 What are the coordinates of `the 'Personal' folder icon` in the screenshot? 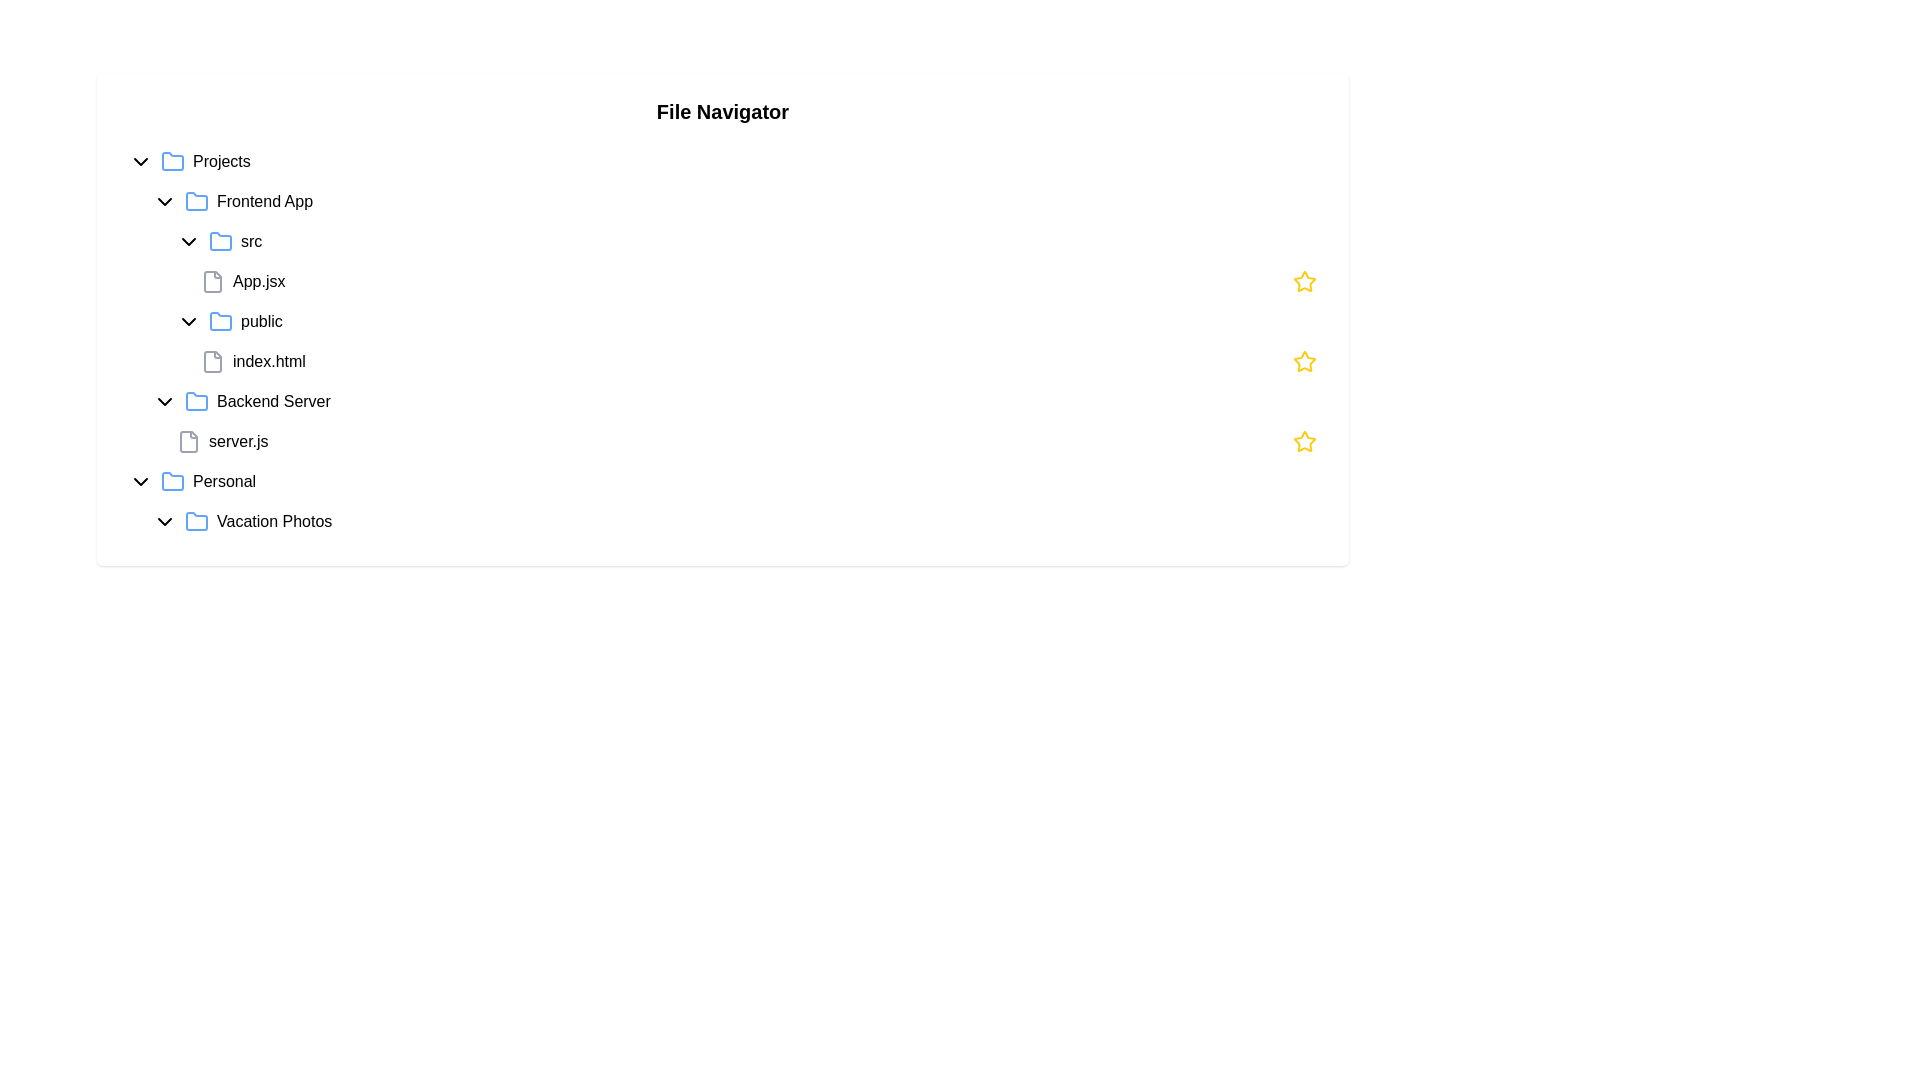 It's located at (172, 481).